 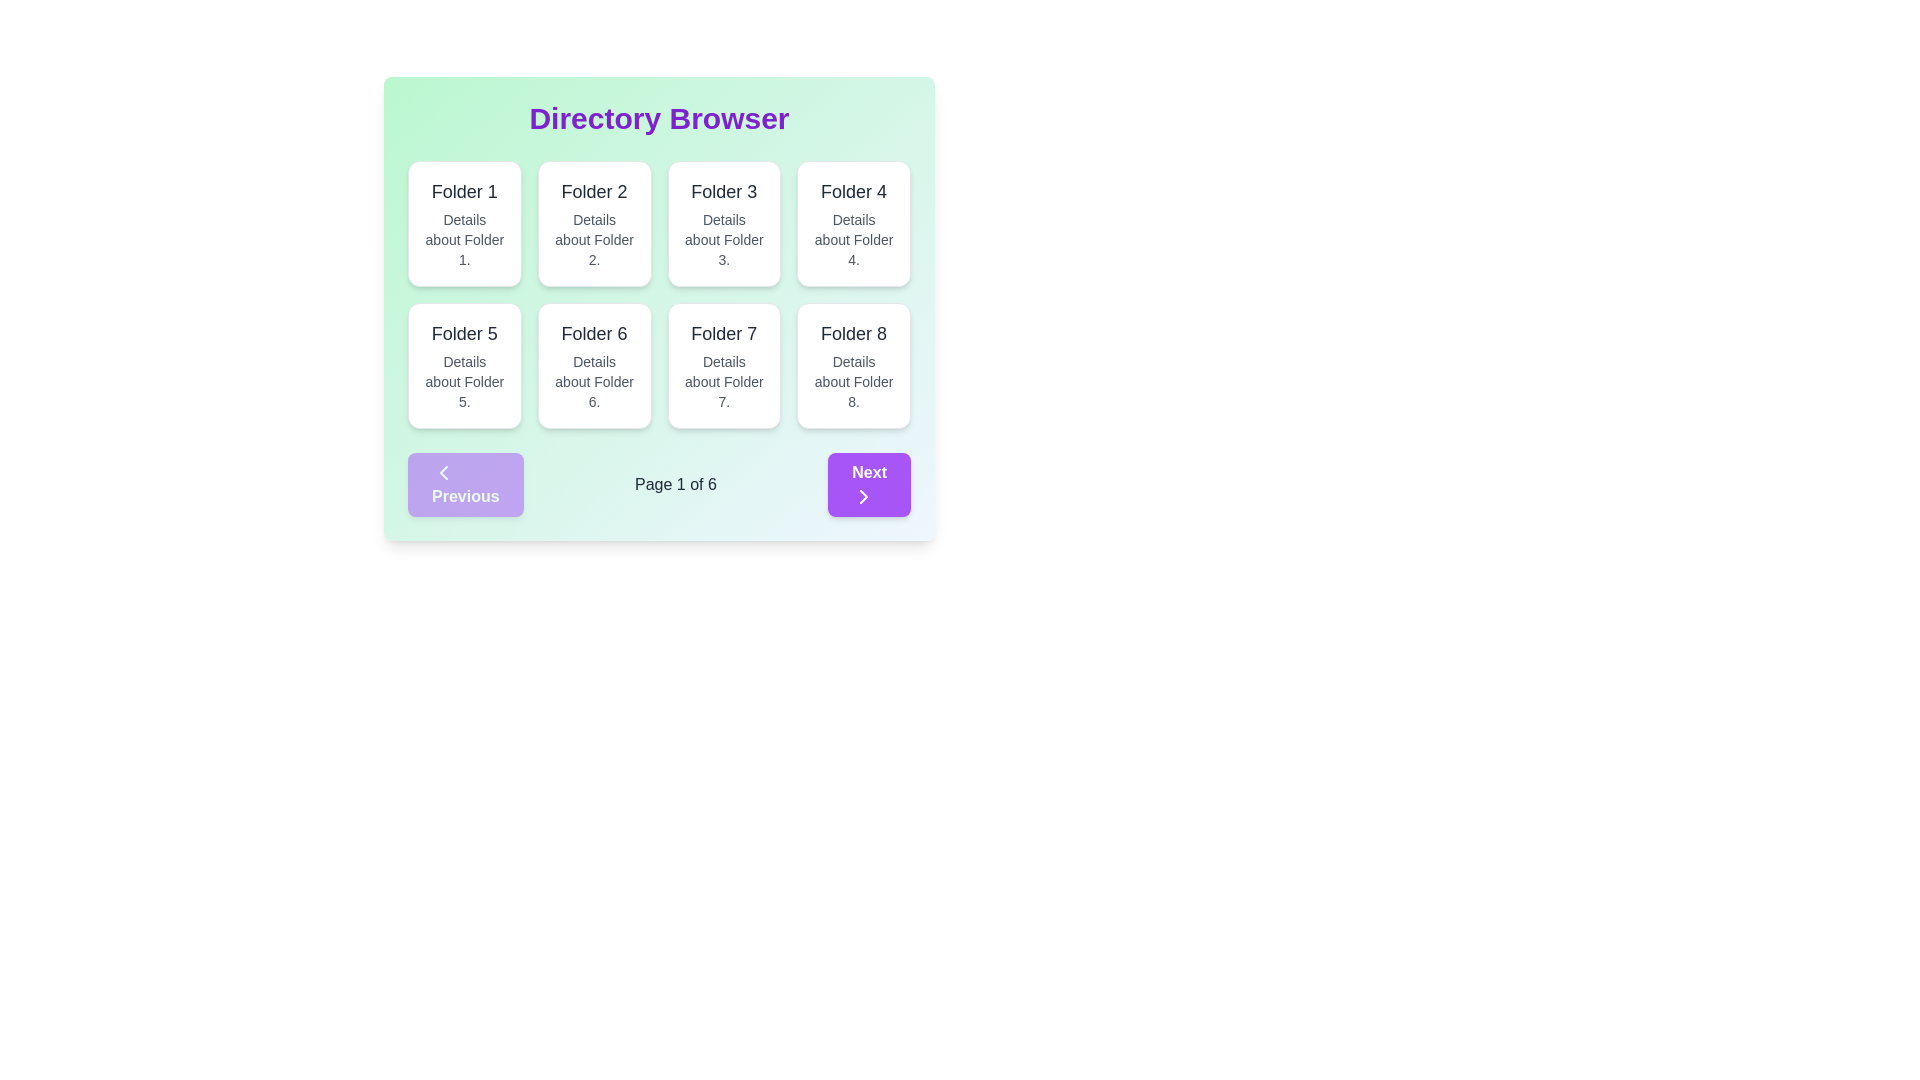 What do you see at coordinates (854, 333) in the screenshot?
I see `the static text label positioned at the top center of the eighth card in the grid layout, which identifies the content as 'Details about Folder 8.'` at bounding box center [854, 333].